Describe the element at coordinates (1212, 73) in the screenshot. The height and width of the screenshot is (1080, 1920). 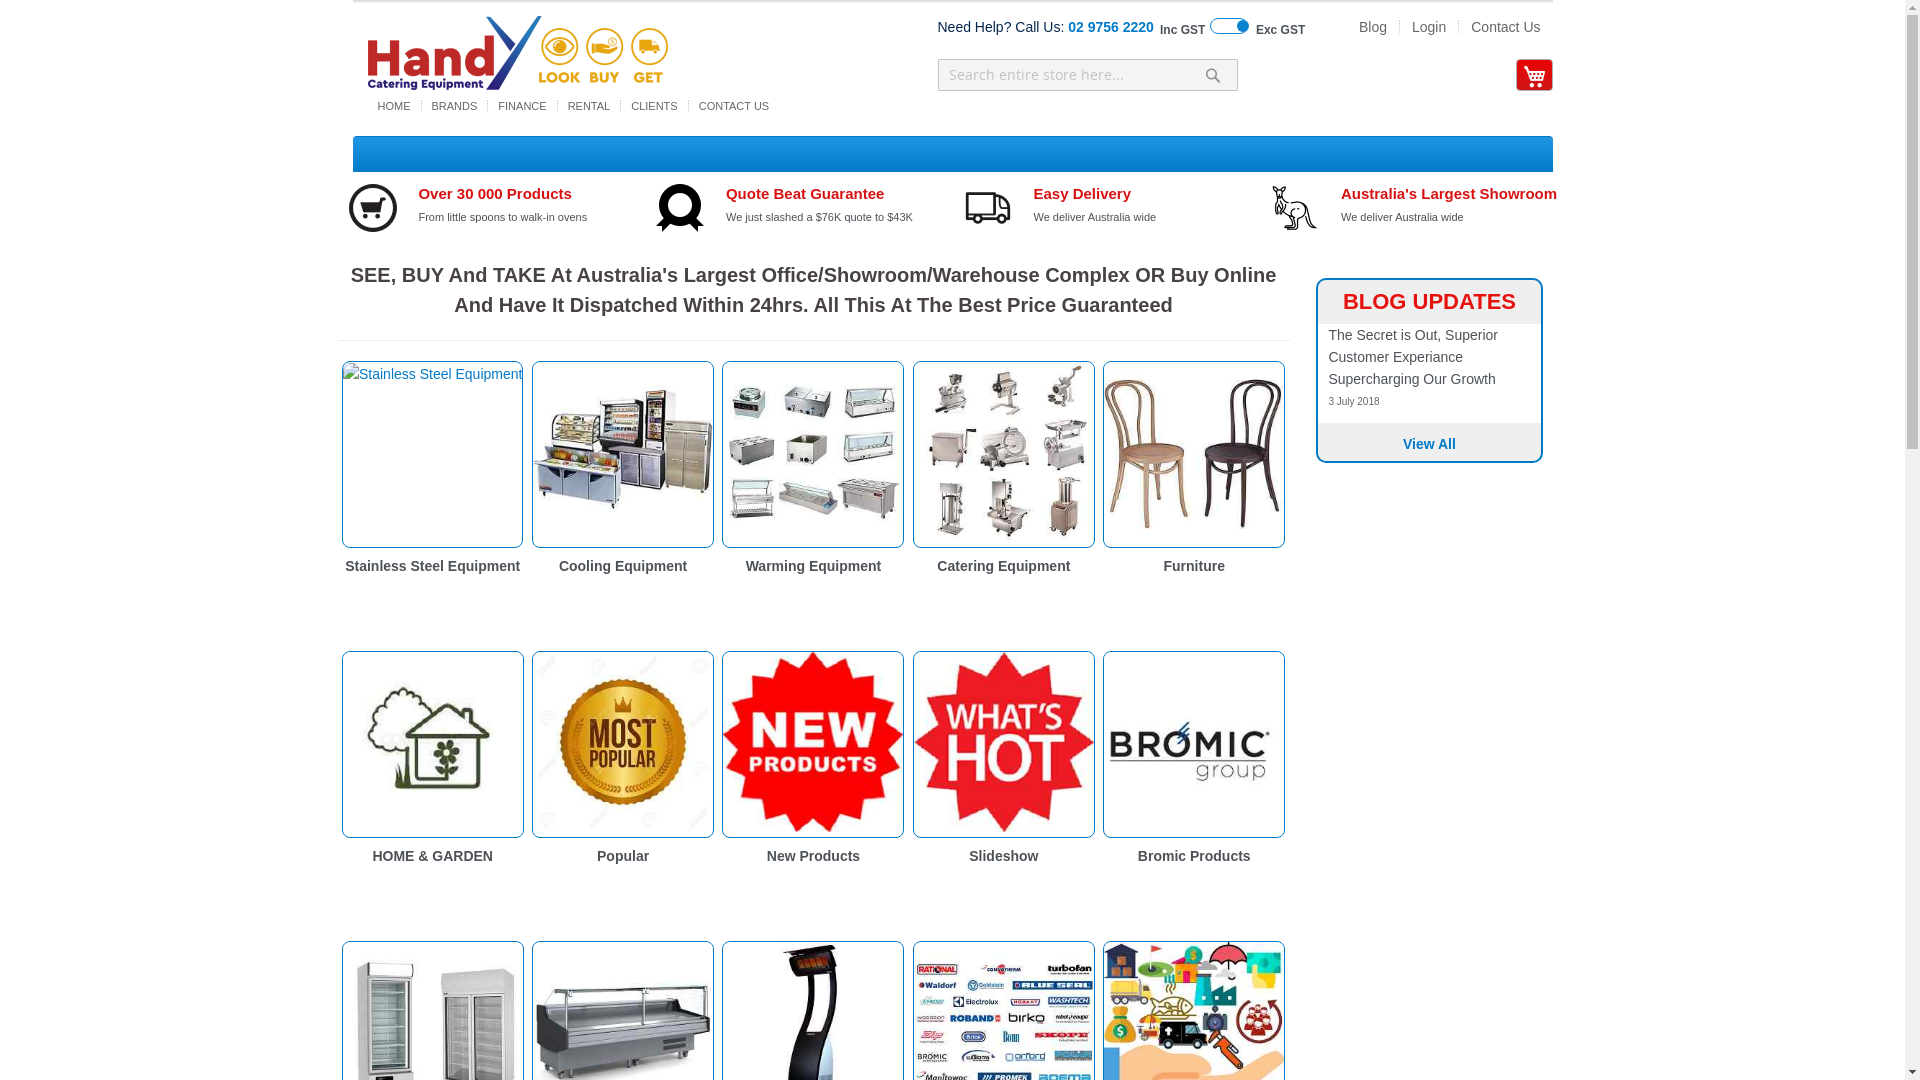
I see `'Search'` at that location.